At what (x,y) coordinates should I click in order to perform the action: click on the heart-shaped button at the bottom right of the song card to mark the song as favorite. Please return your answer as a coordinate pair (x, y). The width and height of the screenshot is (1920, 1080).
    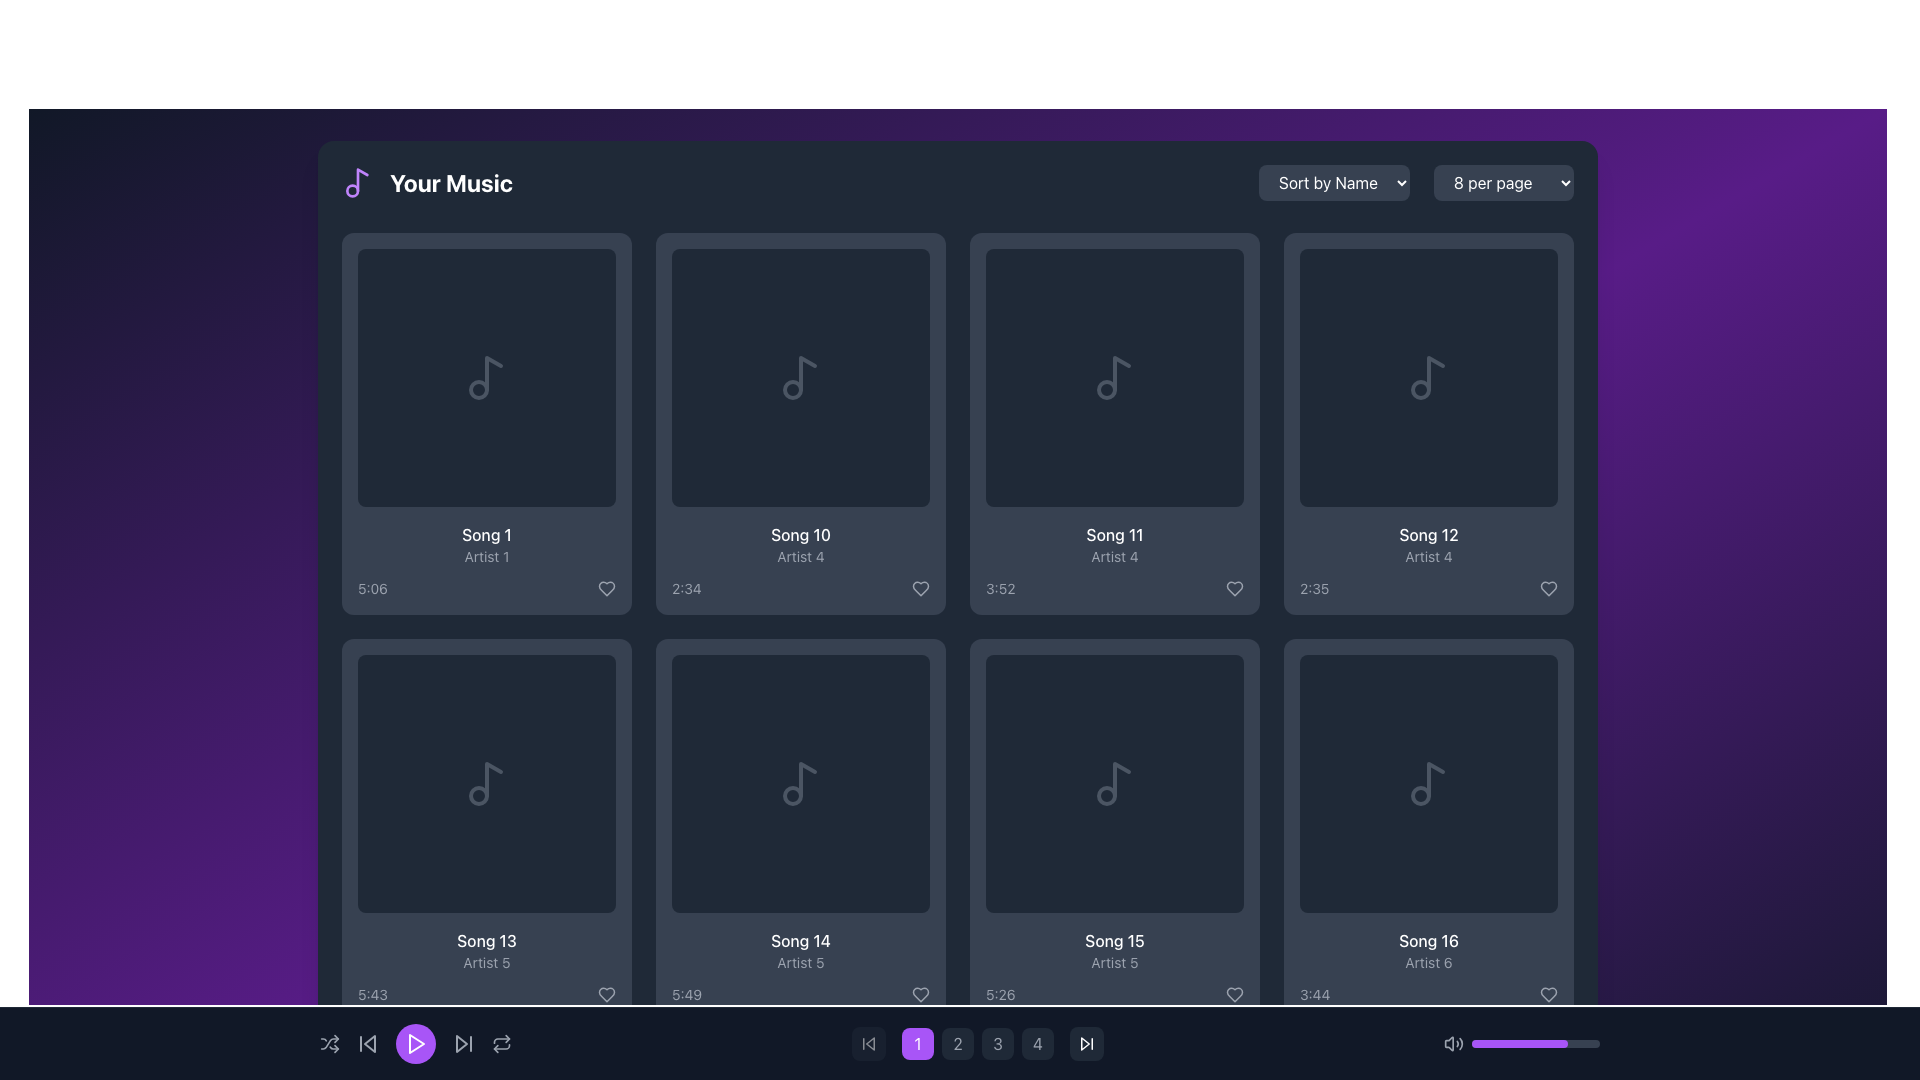
    Looking at the image, I should click on (1548, 588).